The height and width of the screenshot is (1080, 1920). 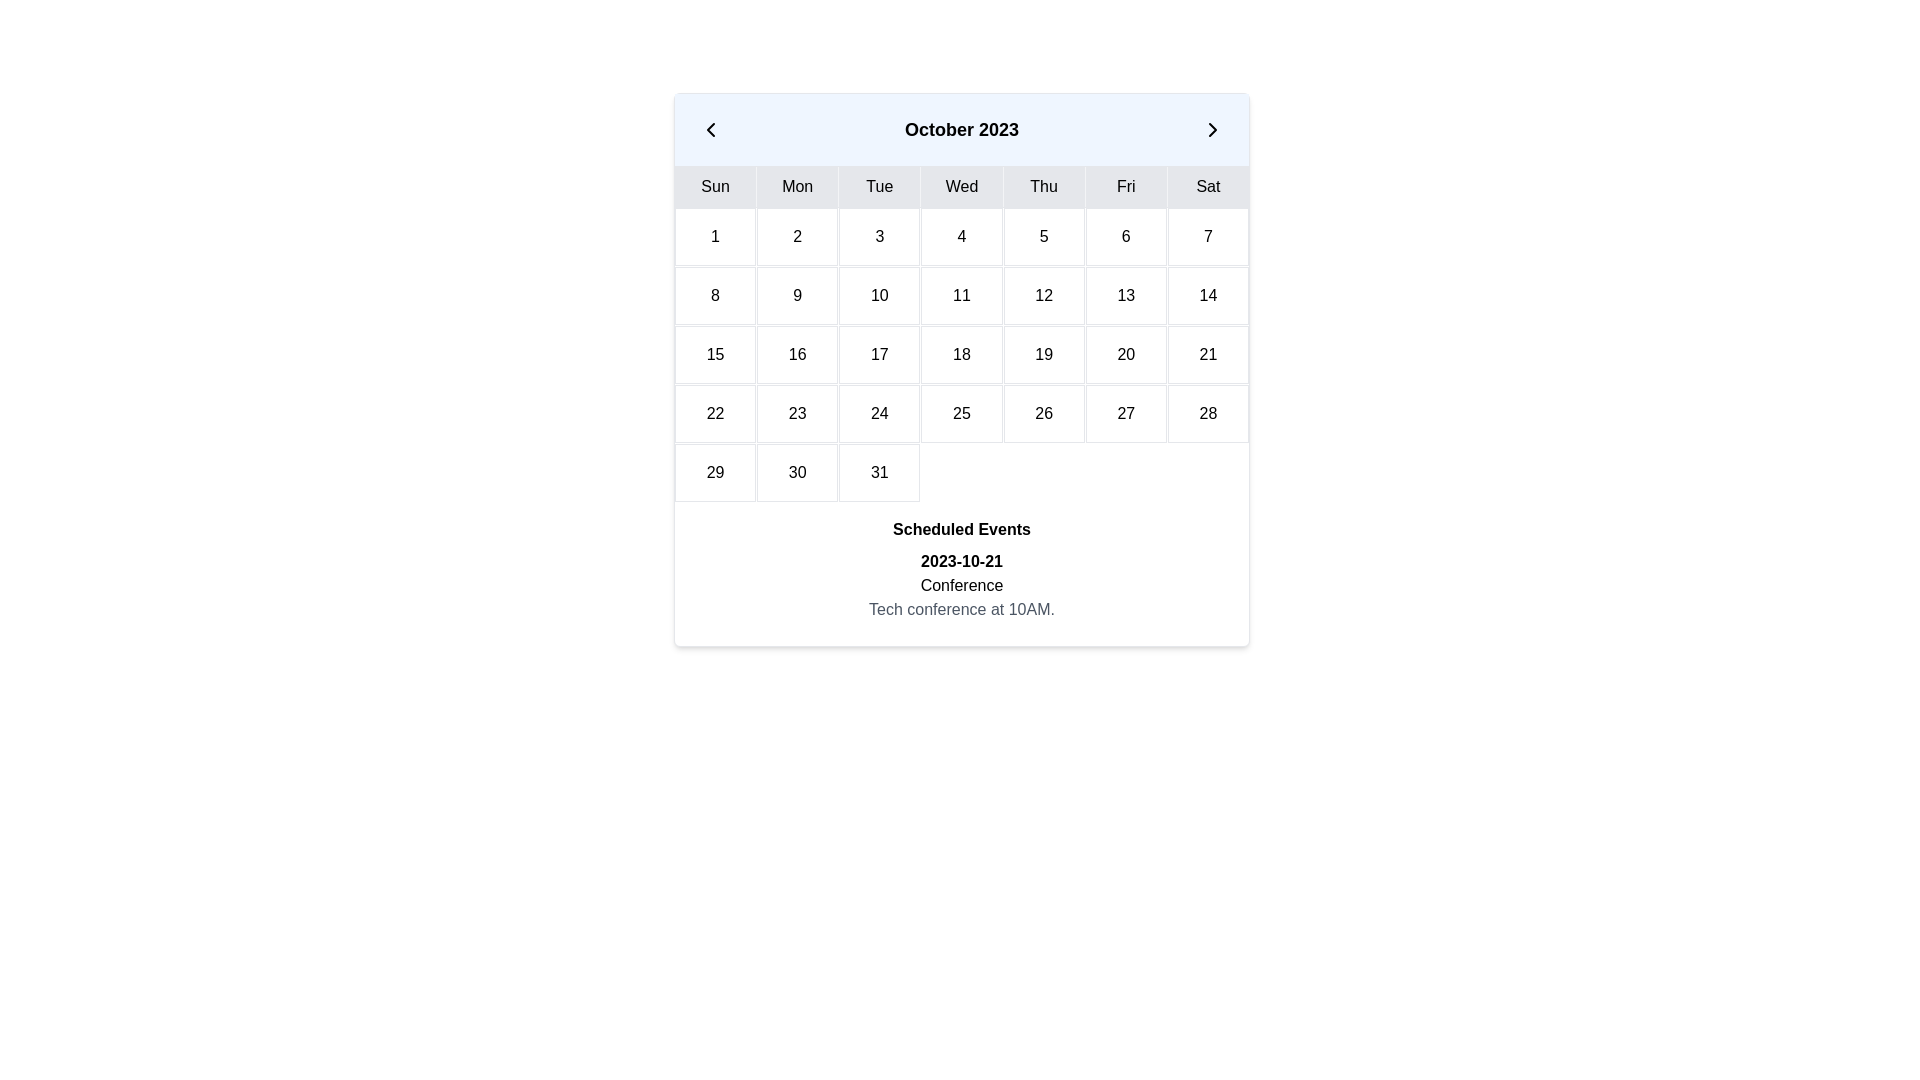 I want to click on the static text element representing the first day of the month in the top-left corner of the calendar grid, under the 'Sun' column, so click(x=715, y=235).